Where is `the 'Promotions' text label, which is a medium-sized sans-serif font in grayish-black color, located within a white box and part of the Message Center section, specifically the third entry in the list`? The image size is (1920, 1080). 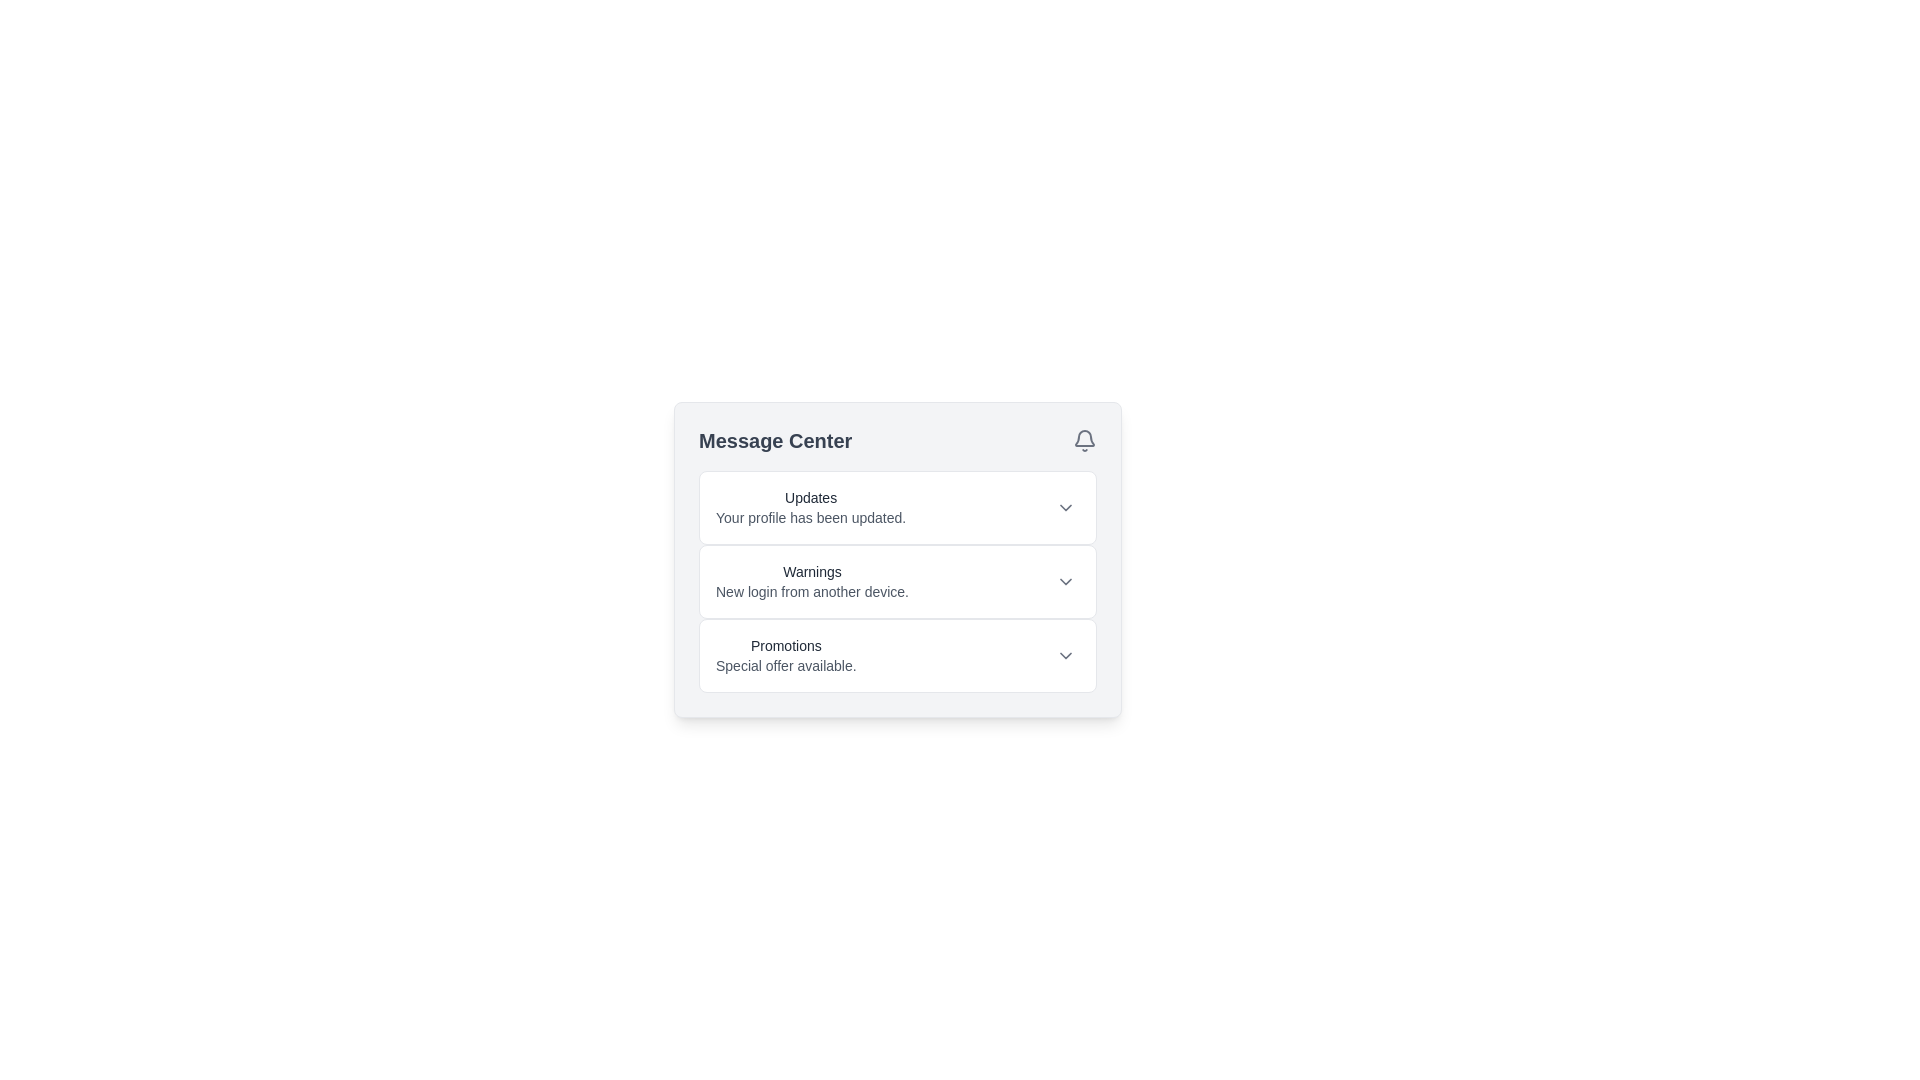 the 'Promotions' text label, which is a medium-sized sans-serif font in grayish-black color, located within a white box and part of the Message Center section, specifically the third entry in the list is located at coordinates (785, 645).